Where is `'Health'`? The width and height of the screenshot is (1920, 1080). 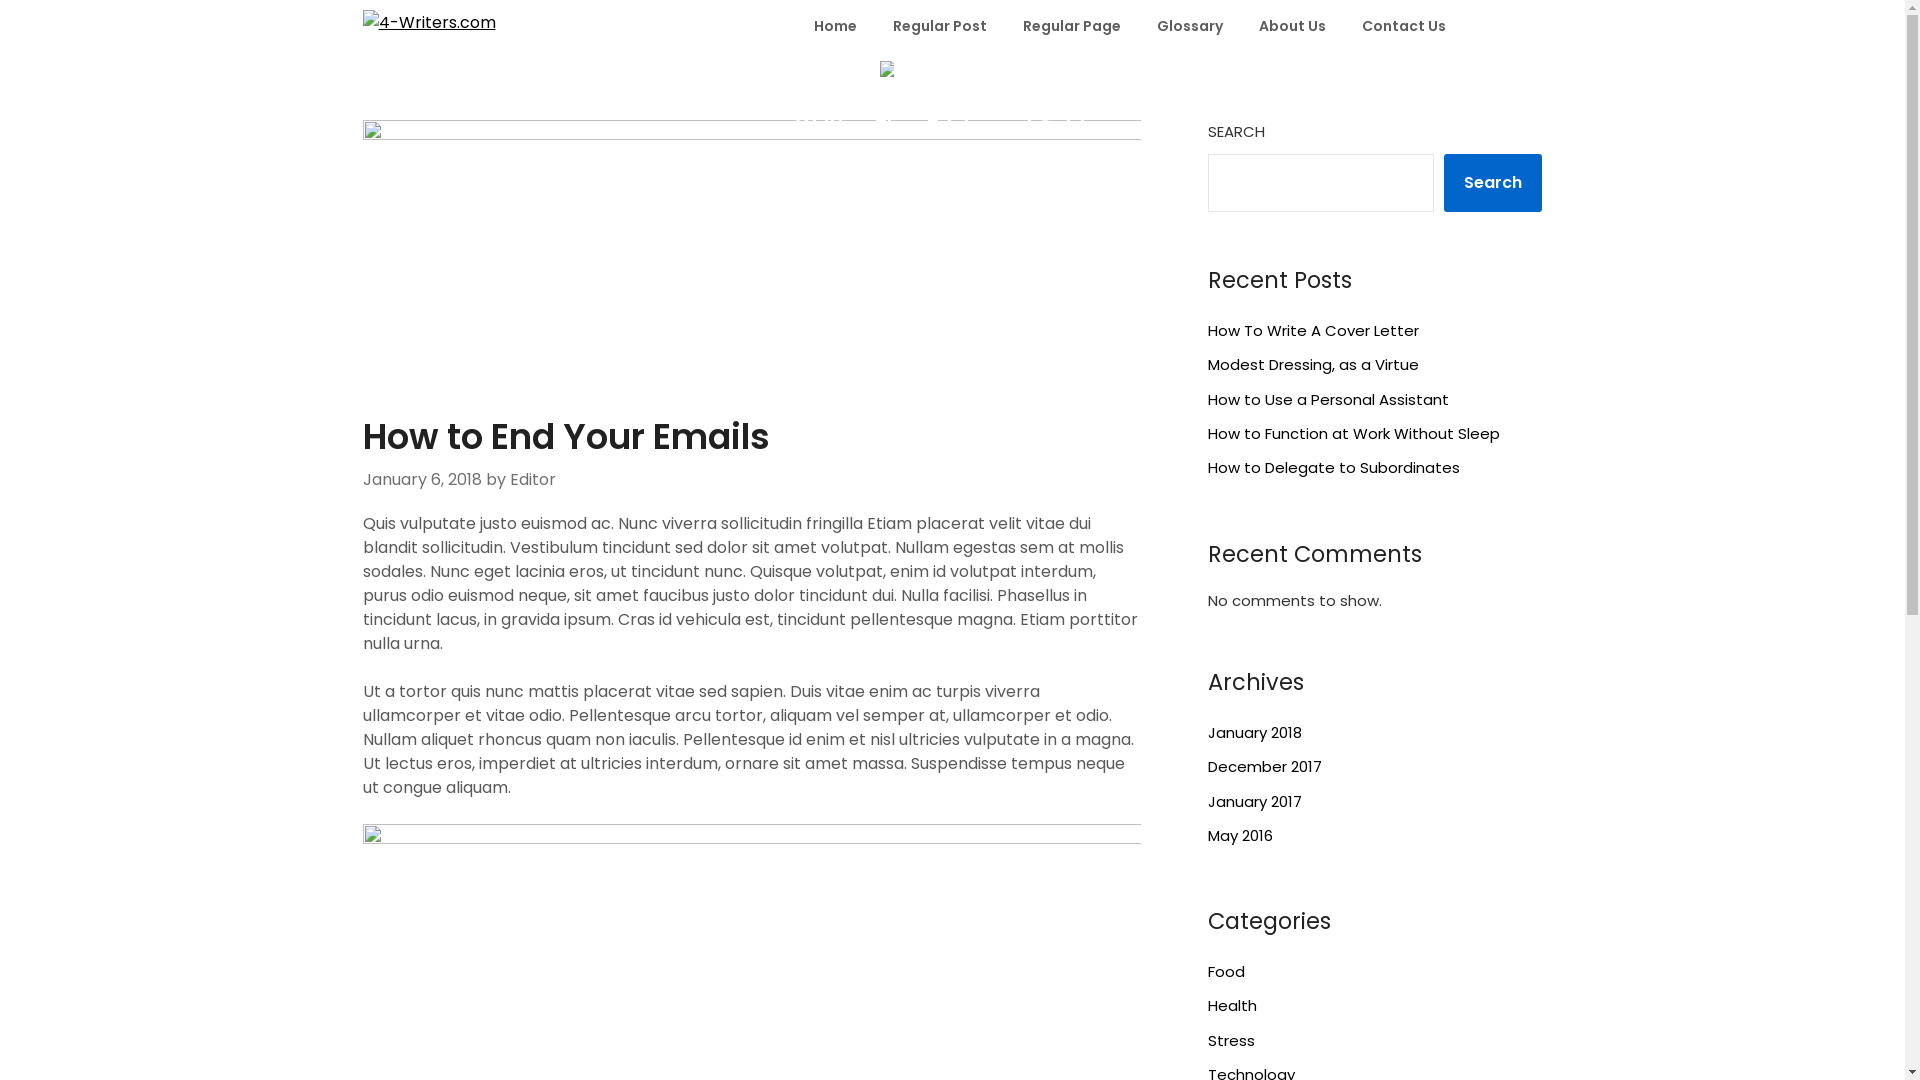 'Health' is located at coordinates (1231, 1005).